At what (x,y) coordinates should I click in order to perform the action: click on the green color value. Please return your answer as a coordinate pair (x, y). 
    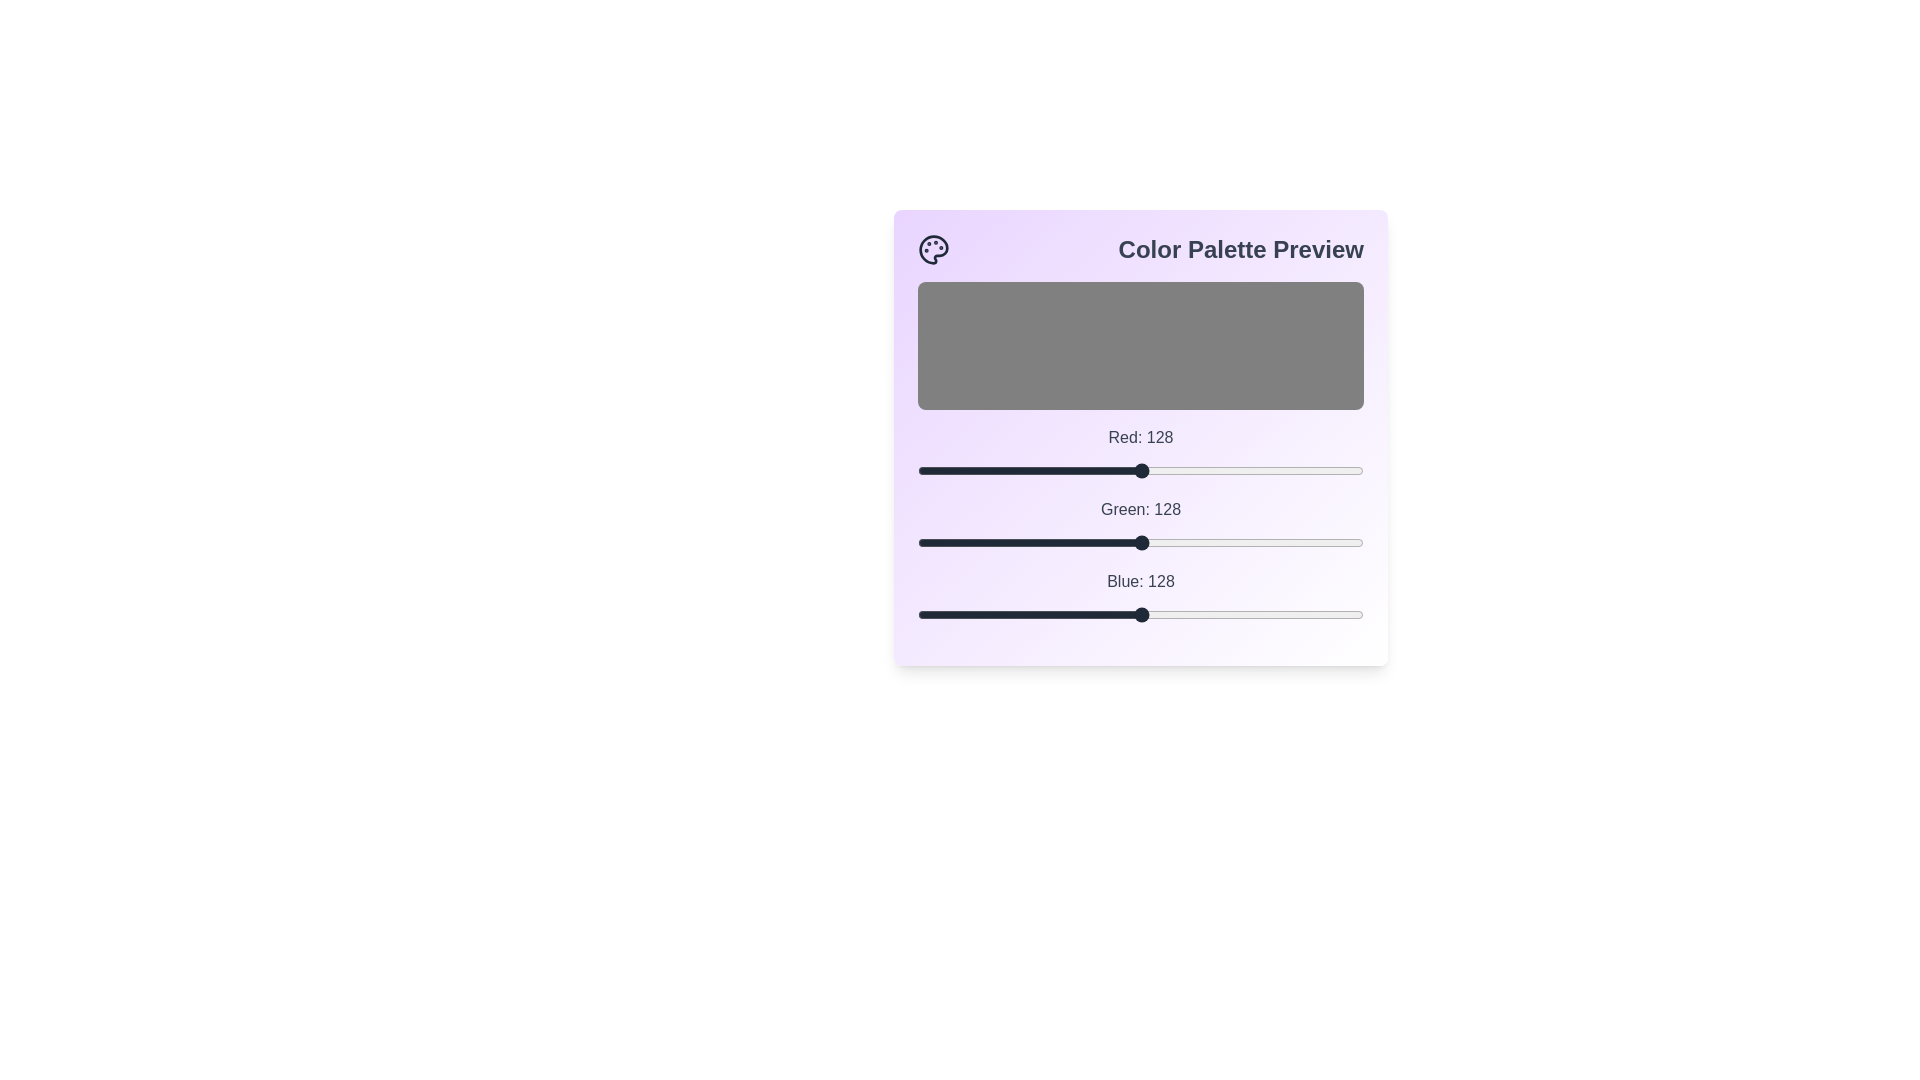
    Looking at the image, I should click on (1097, 543).